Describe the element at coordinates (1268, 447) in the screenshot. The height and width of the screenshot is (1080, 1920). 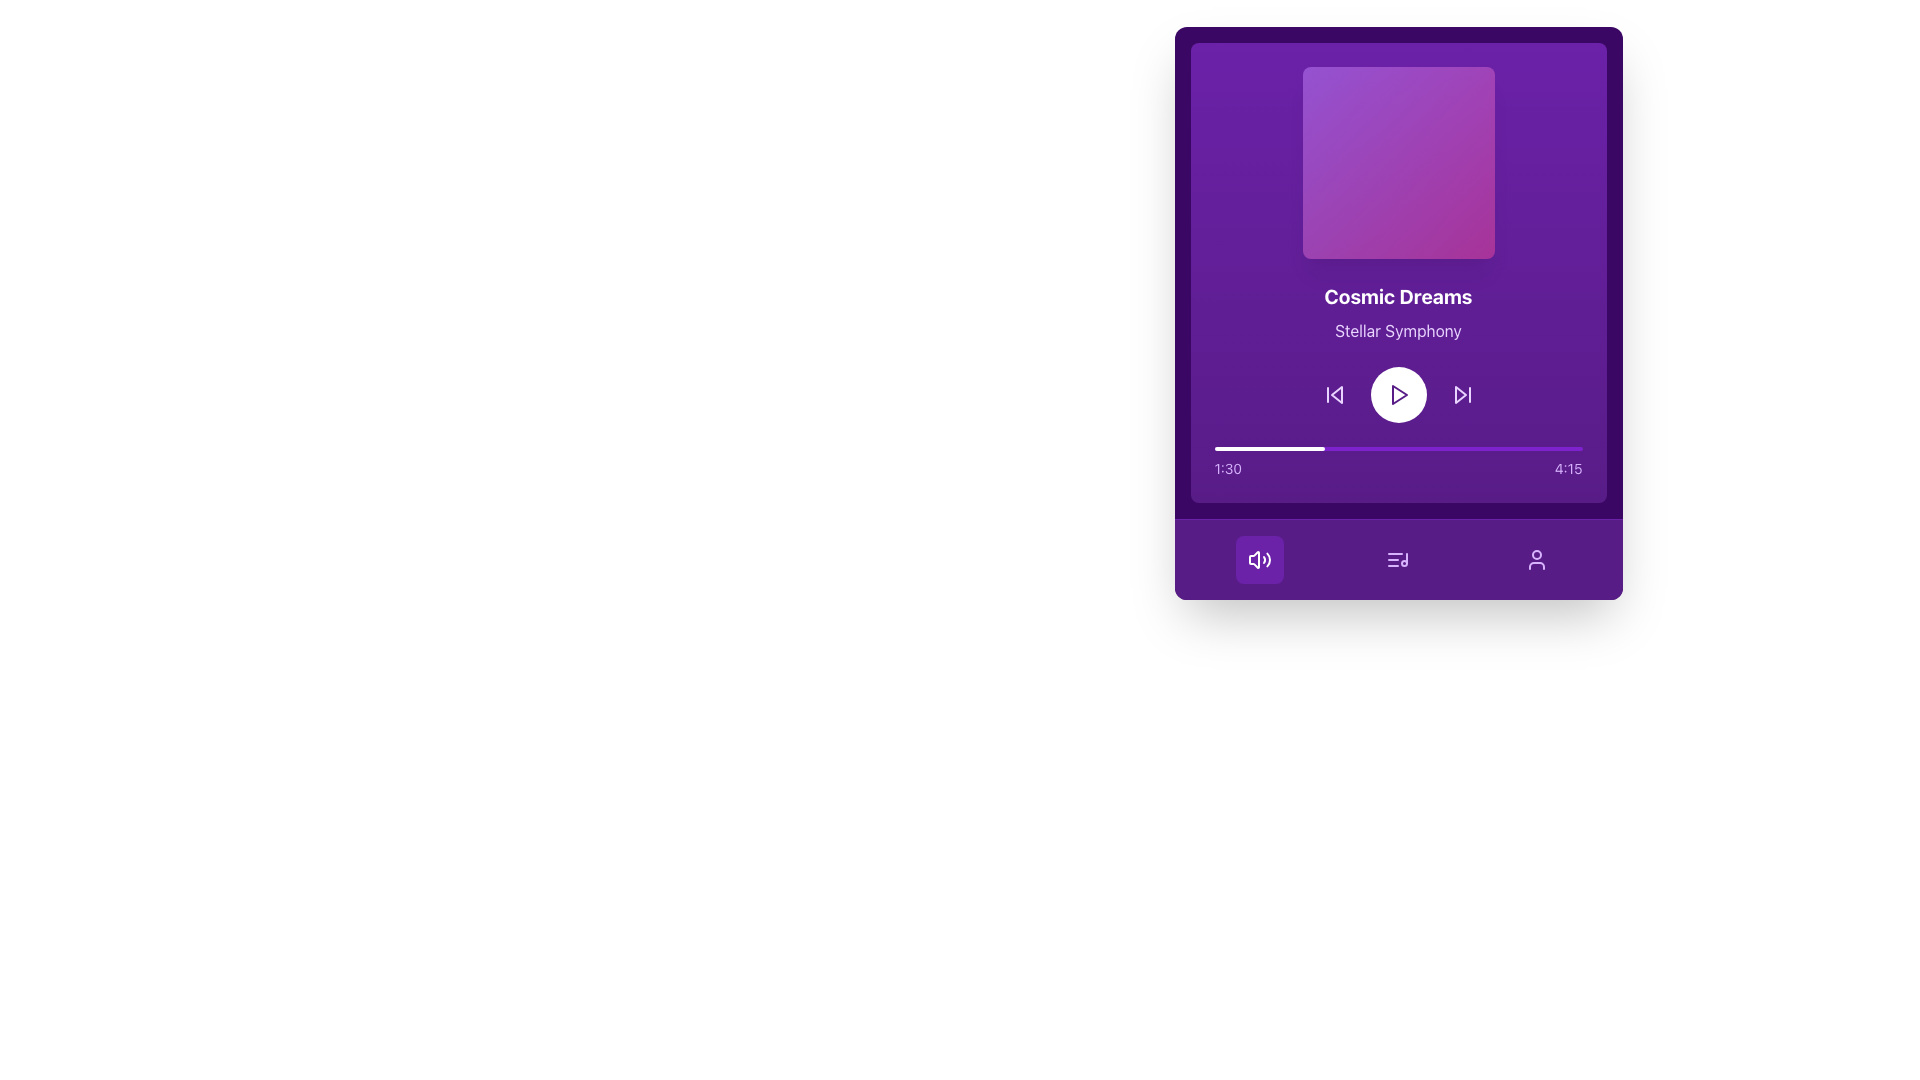
I see `the progress indicator within the progress bar of the music player card, which represents the portion of the task completed` at that location.